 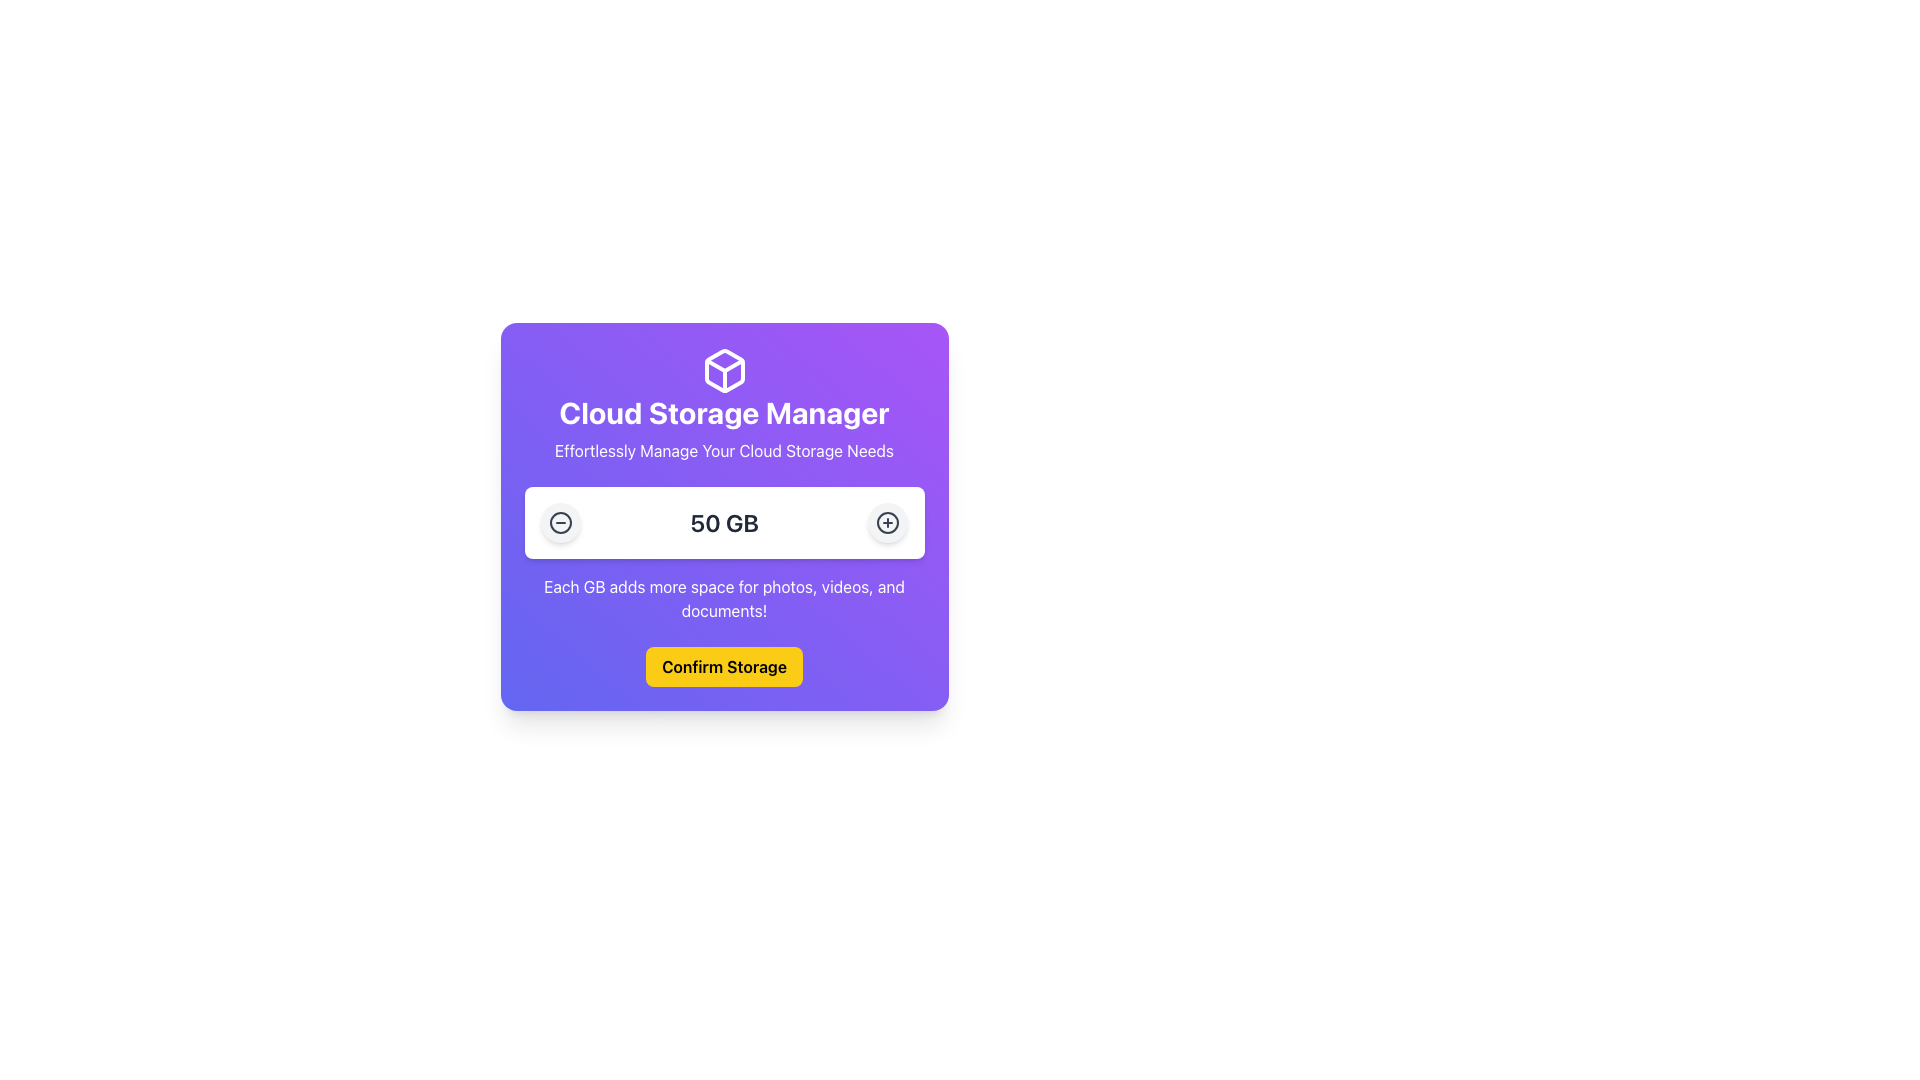 What do you see at coordinates (887, 522) in the screenshot?
I see `the Icon button that increments the storage capacity related to the '50 GB' value displayed next to it, located towards the bottom right of the input area` at bounding box center [887, 522].